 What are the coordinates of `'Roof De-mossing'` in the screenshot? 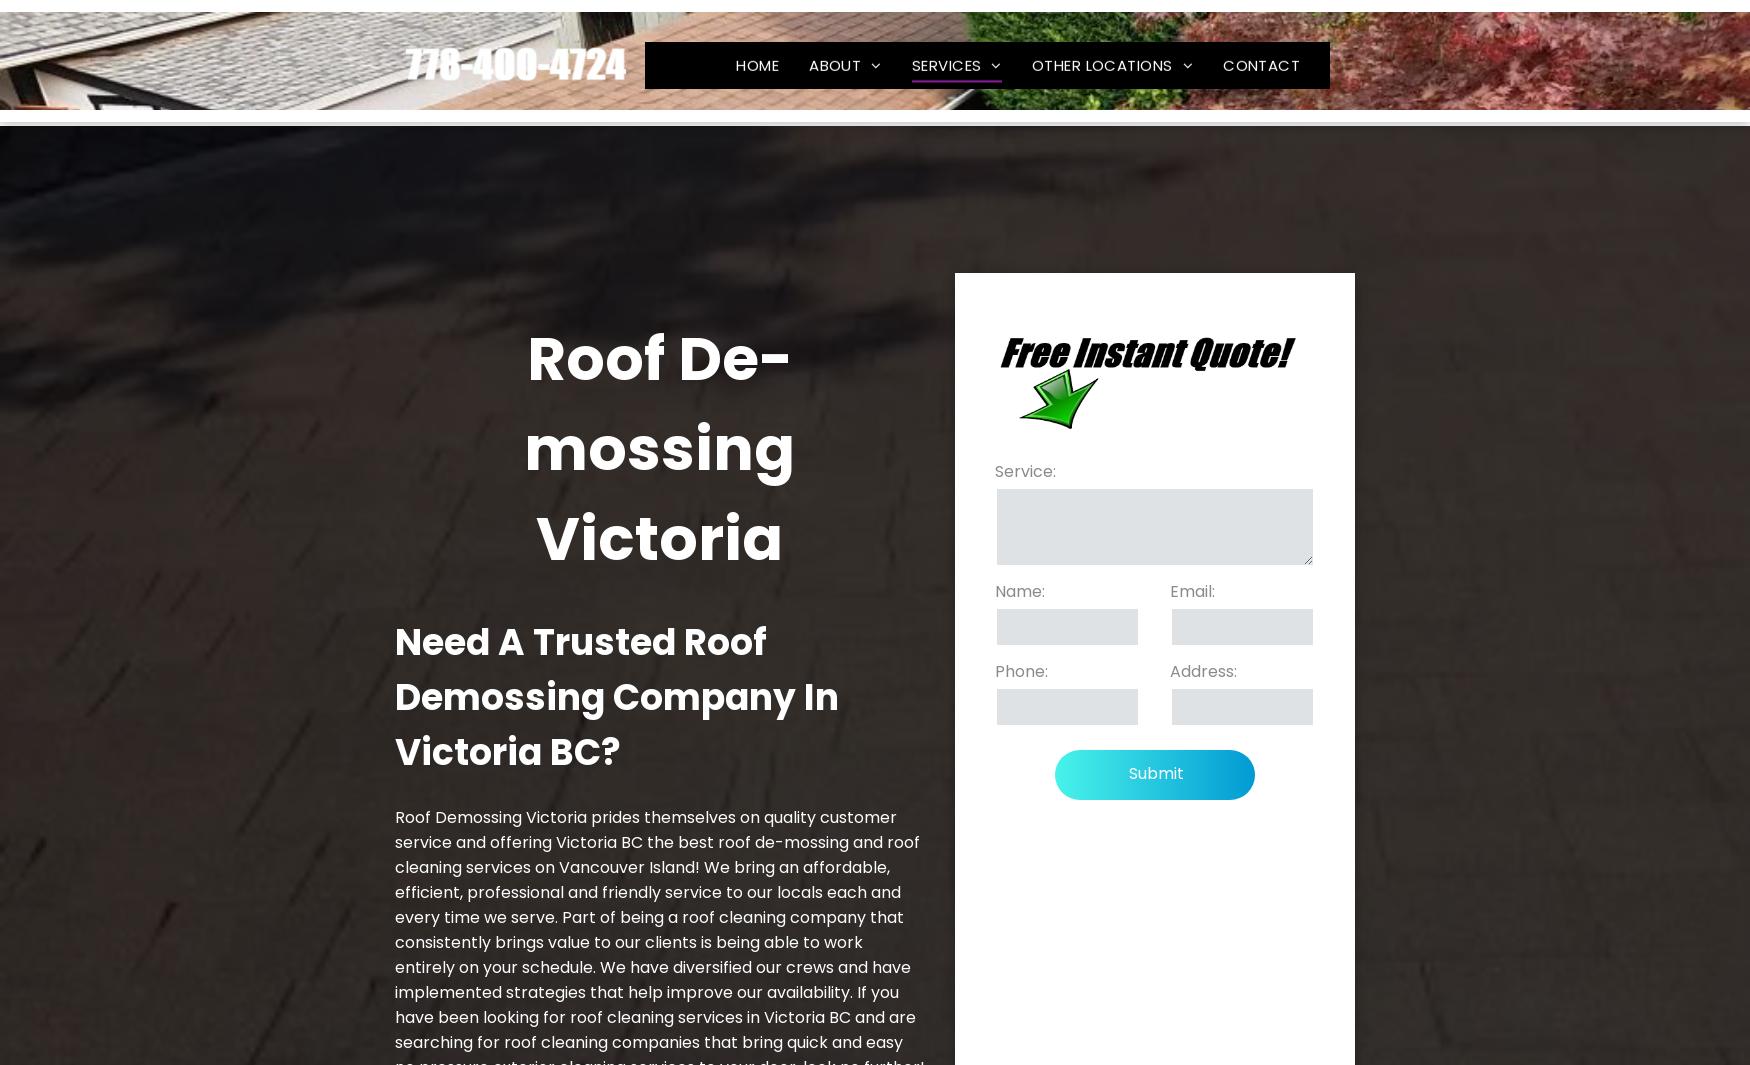 It's located at (952, 91).